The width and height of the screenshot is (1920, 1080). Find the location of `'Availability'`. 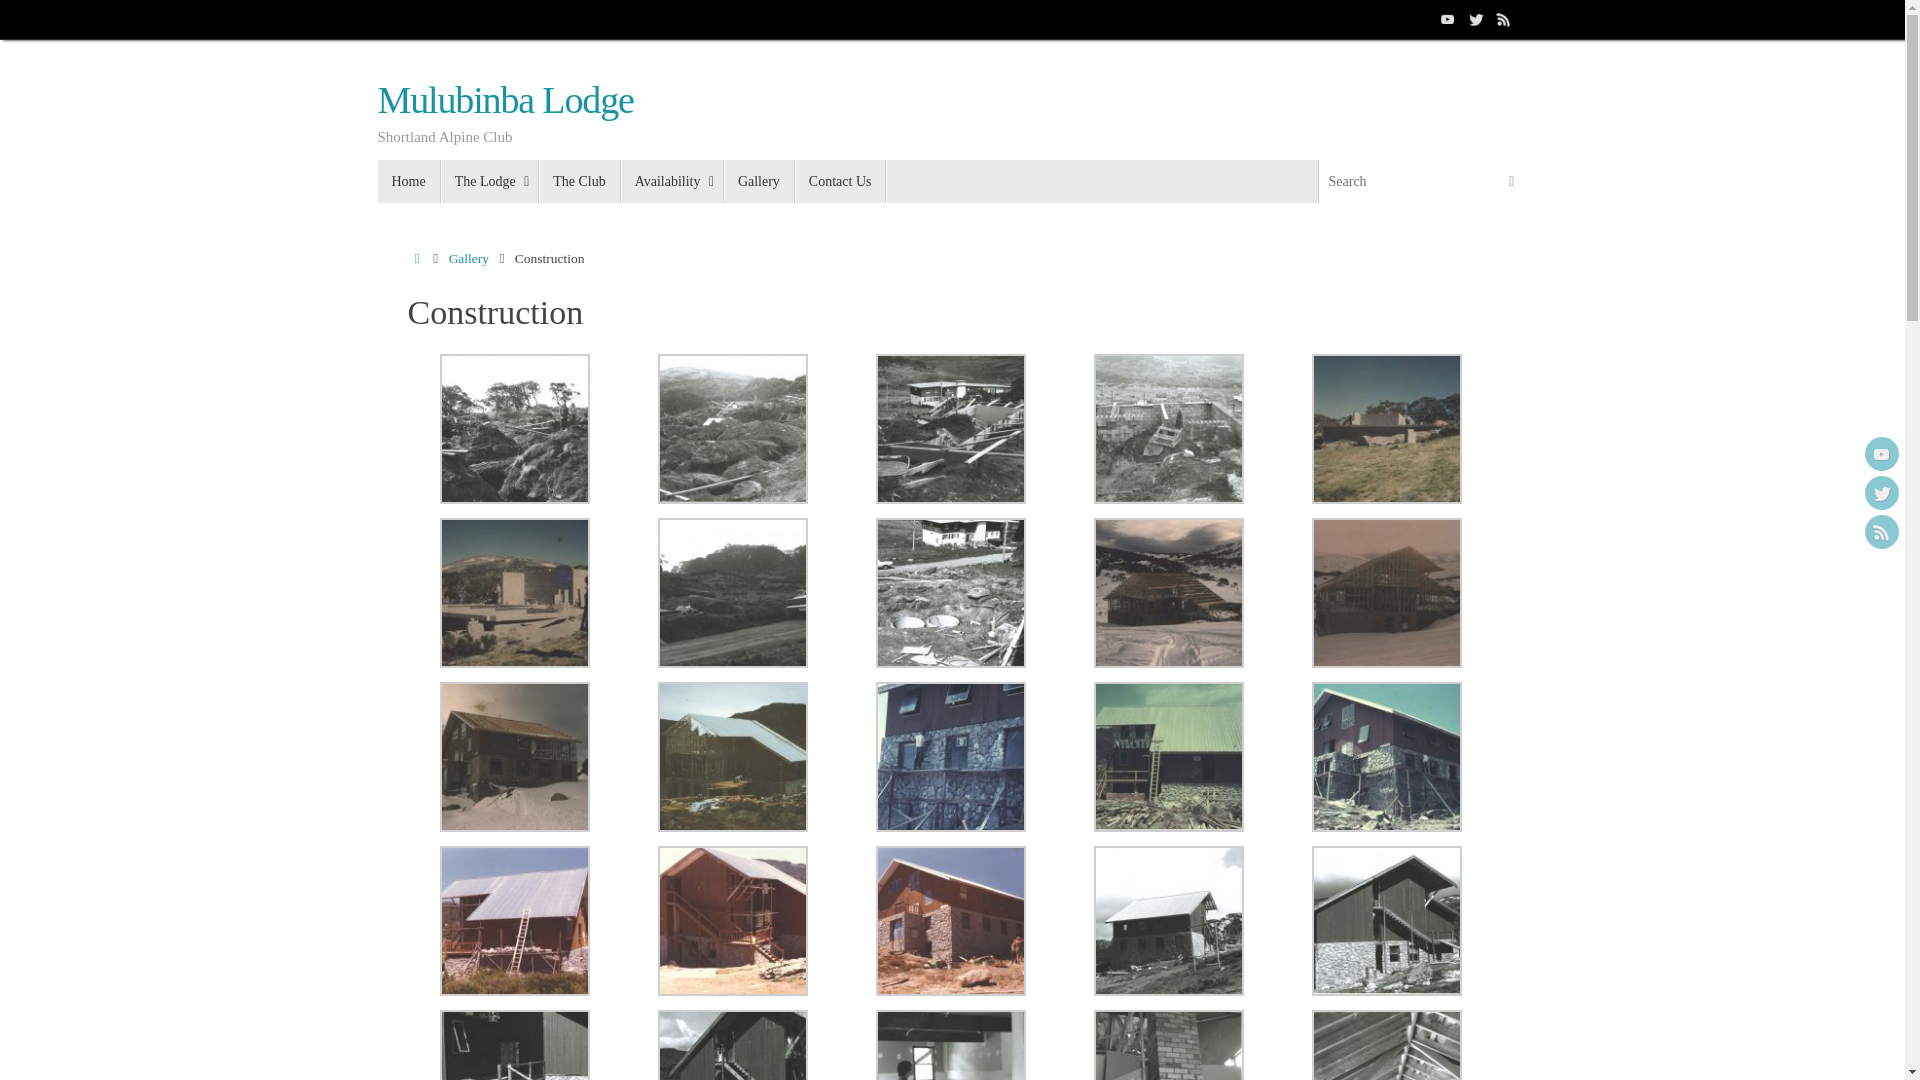

'Availability' is located at coordinates (619, 181).